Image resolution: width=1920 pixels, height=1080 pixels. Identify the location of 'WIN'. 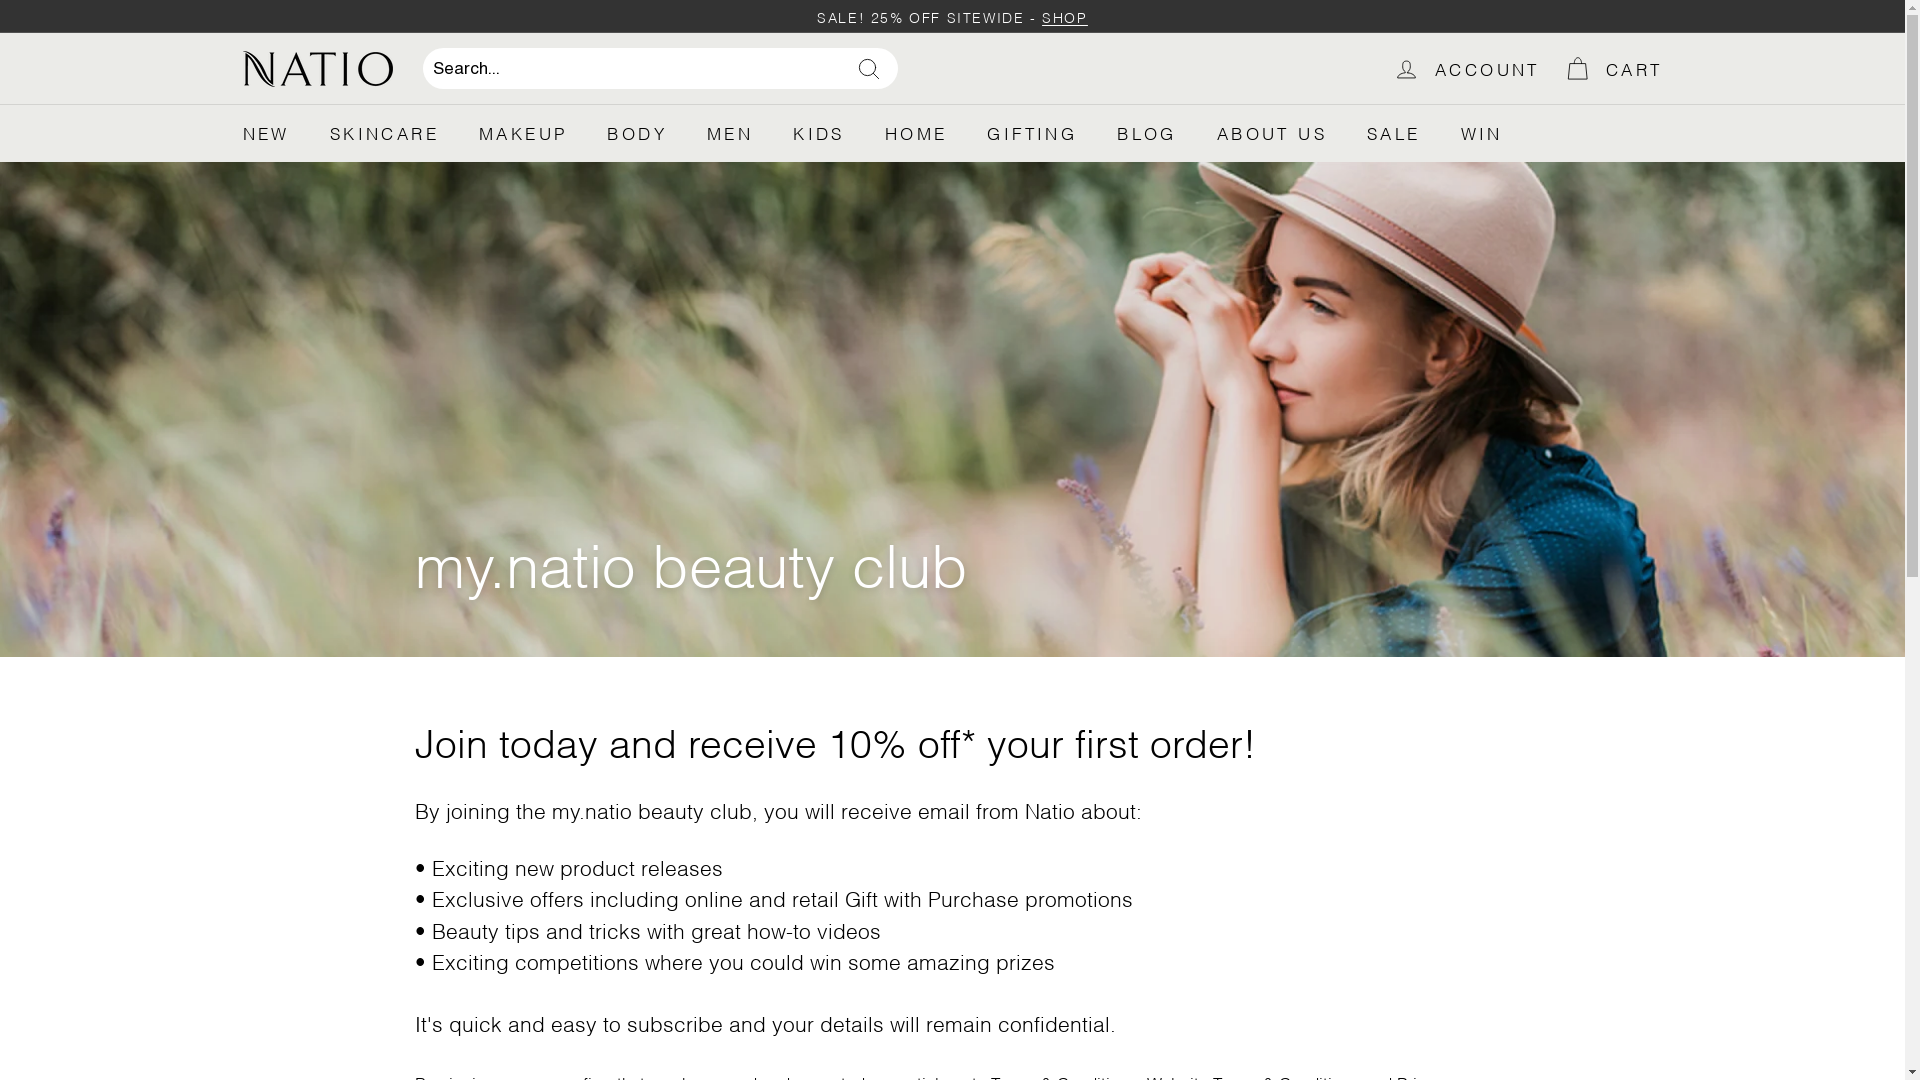
(1482, 132).